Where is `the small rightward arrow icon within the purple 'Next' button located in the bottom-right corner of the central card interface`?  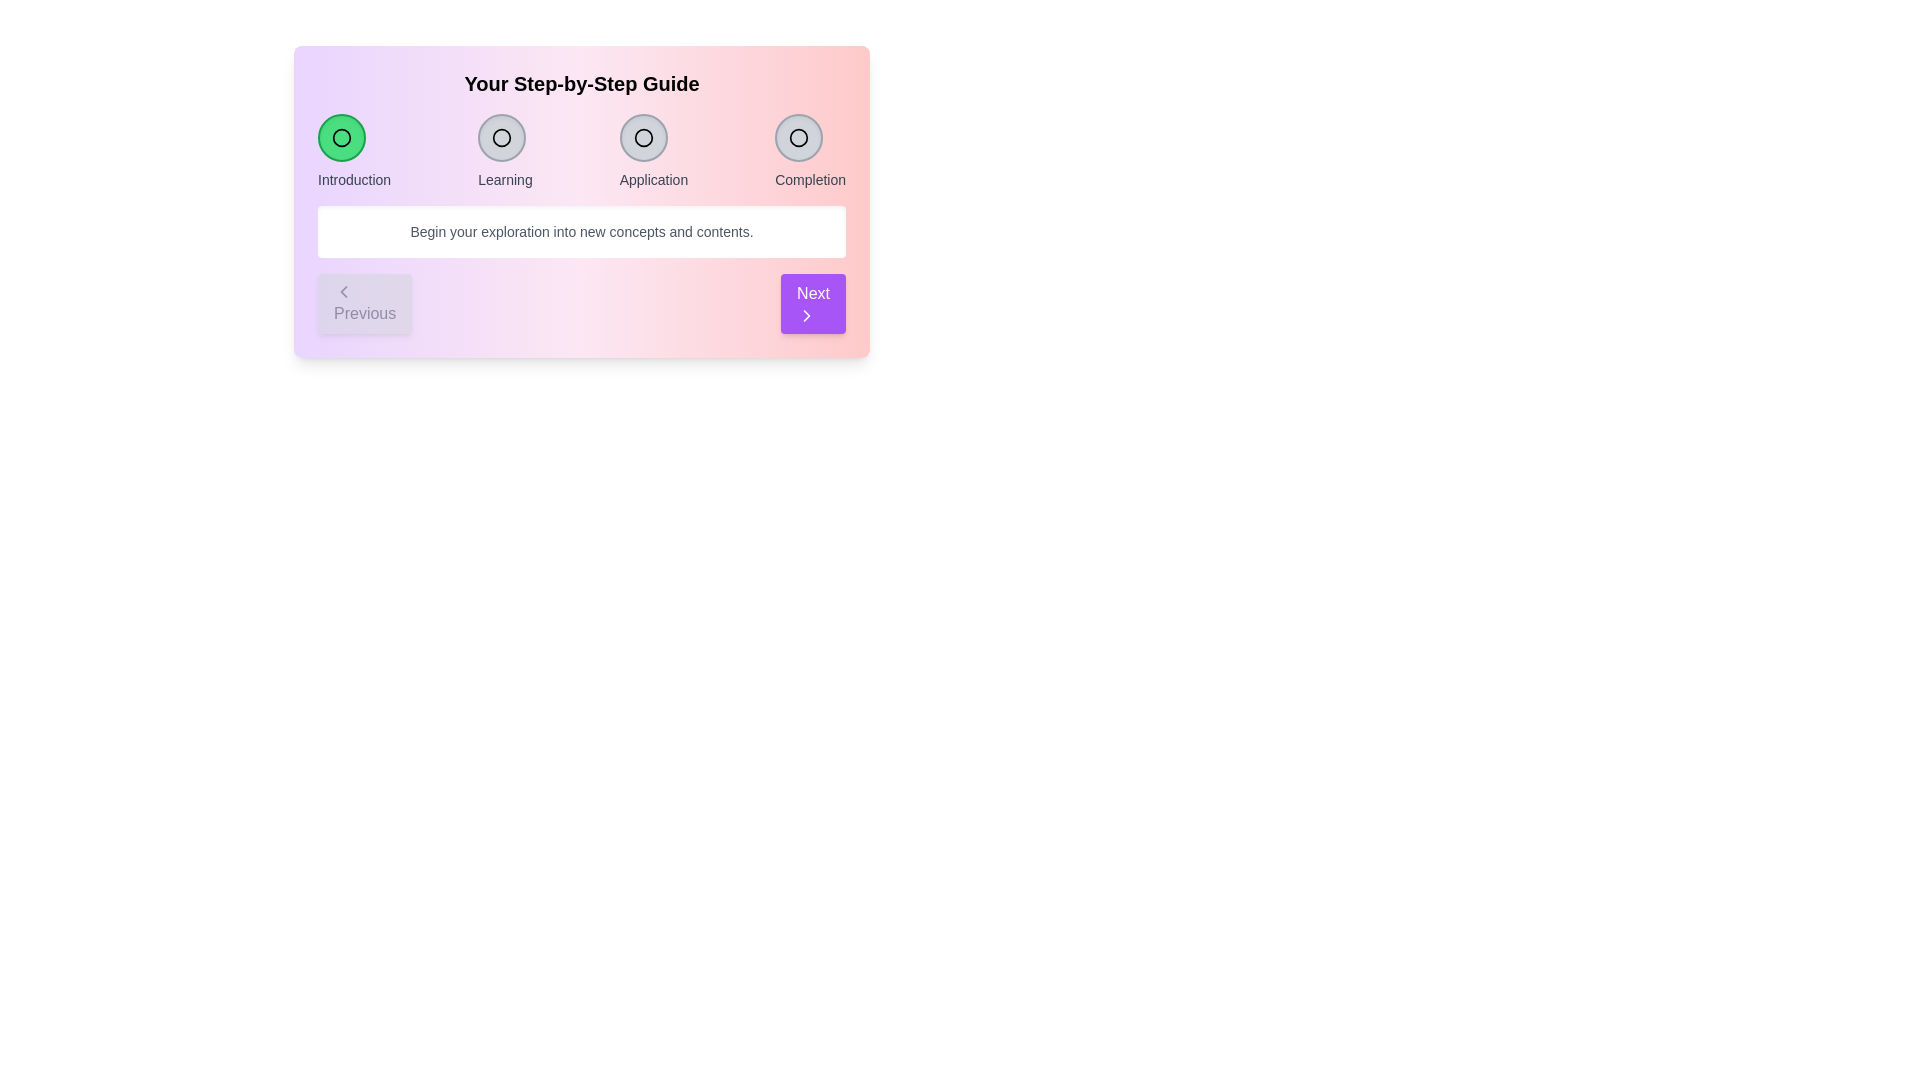
the small rightward arrow icon within the purple 'Next' button located in the bottom-right corner of the central card interface is located at coordinates (807, 315).